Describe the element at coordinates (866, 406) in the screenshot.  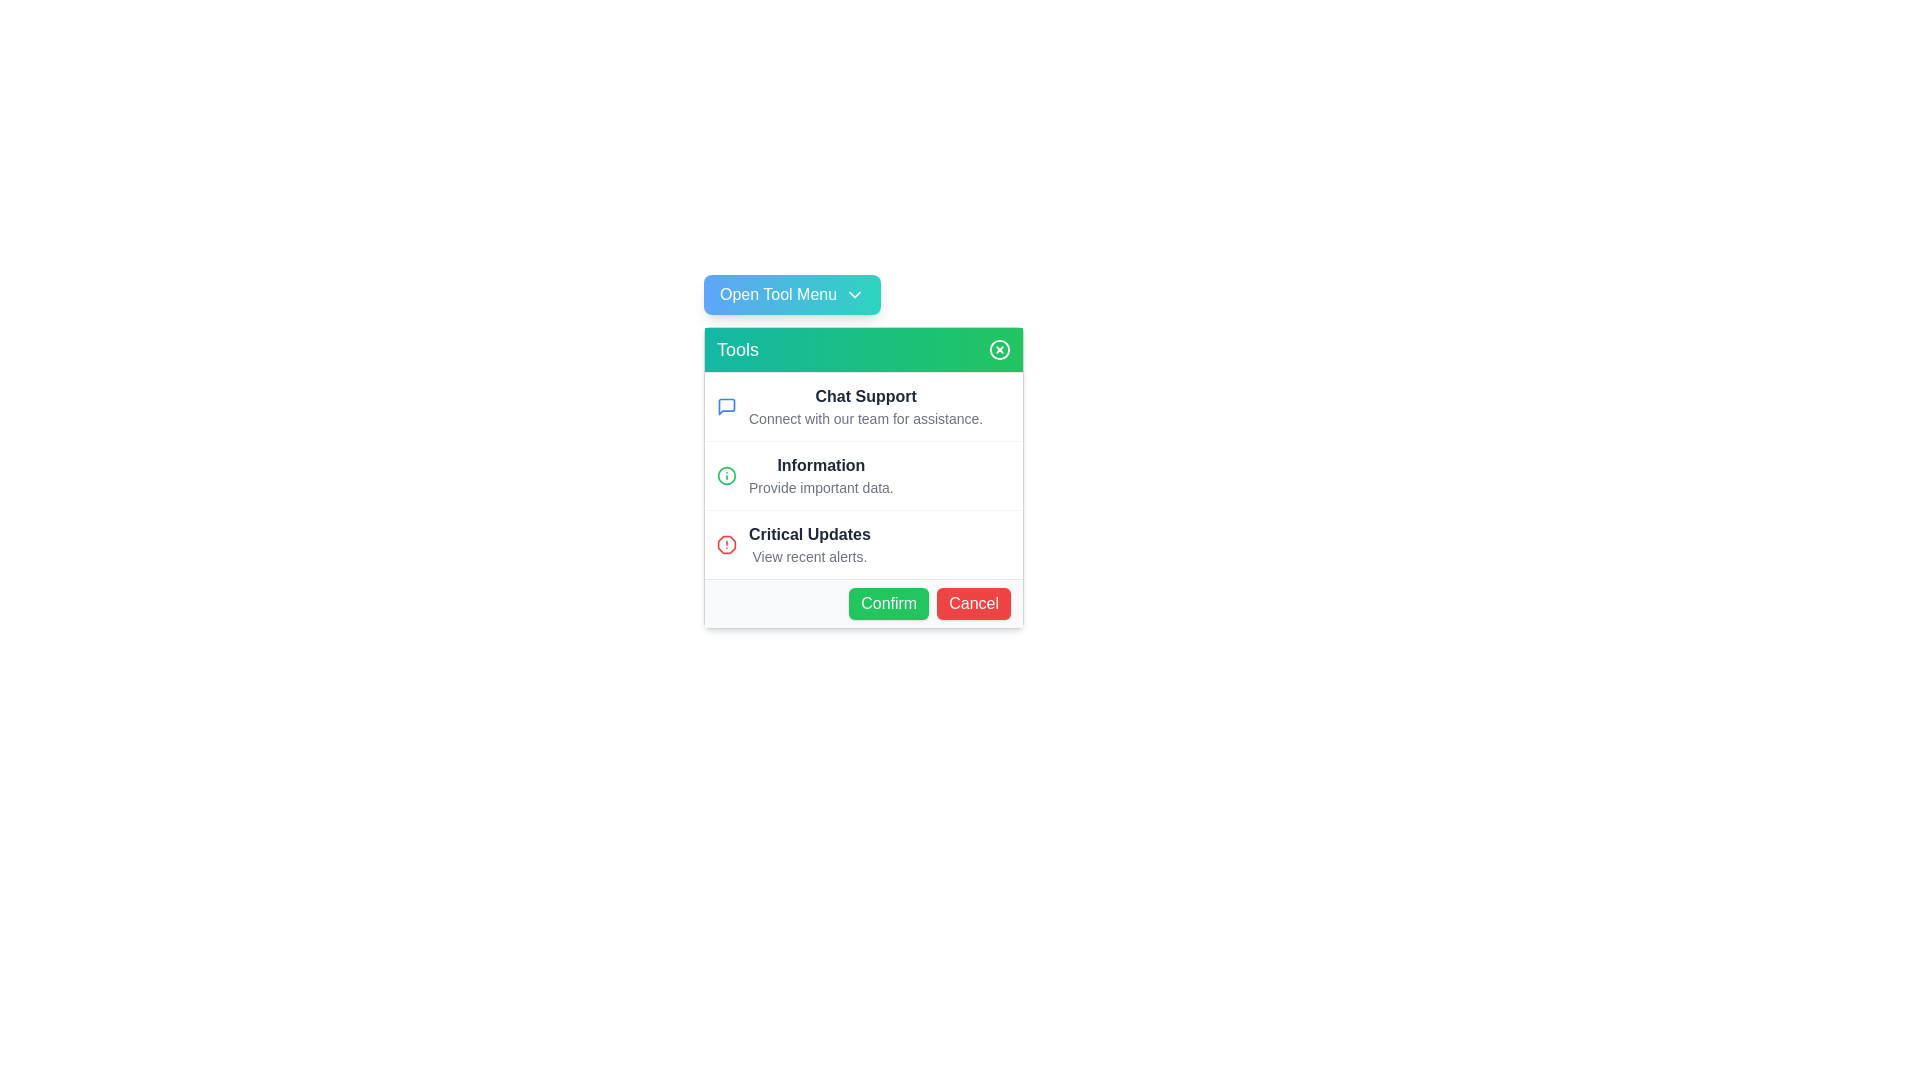
I see `descriptive information displayed in the 'Chat Support' text group, which includes the lines 'Chat Support' and 'Connect with our team for assistance.'` at that location.